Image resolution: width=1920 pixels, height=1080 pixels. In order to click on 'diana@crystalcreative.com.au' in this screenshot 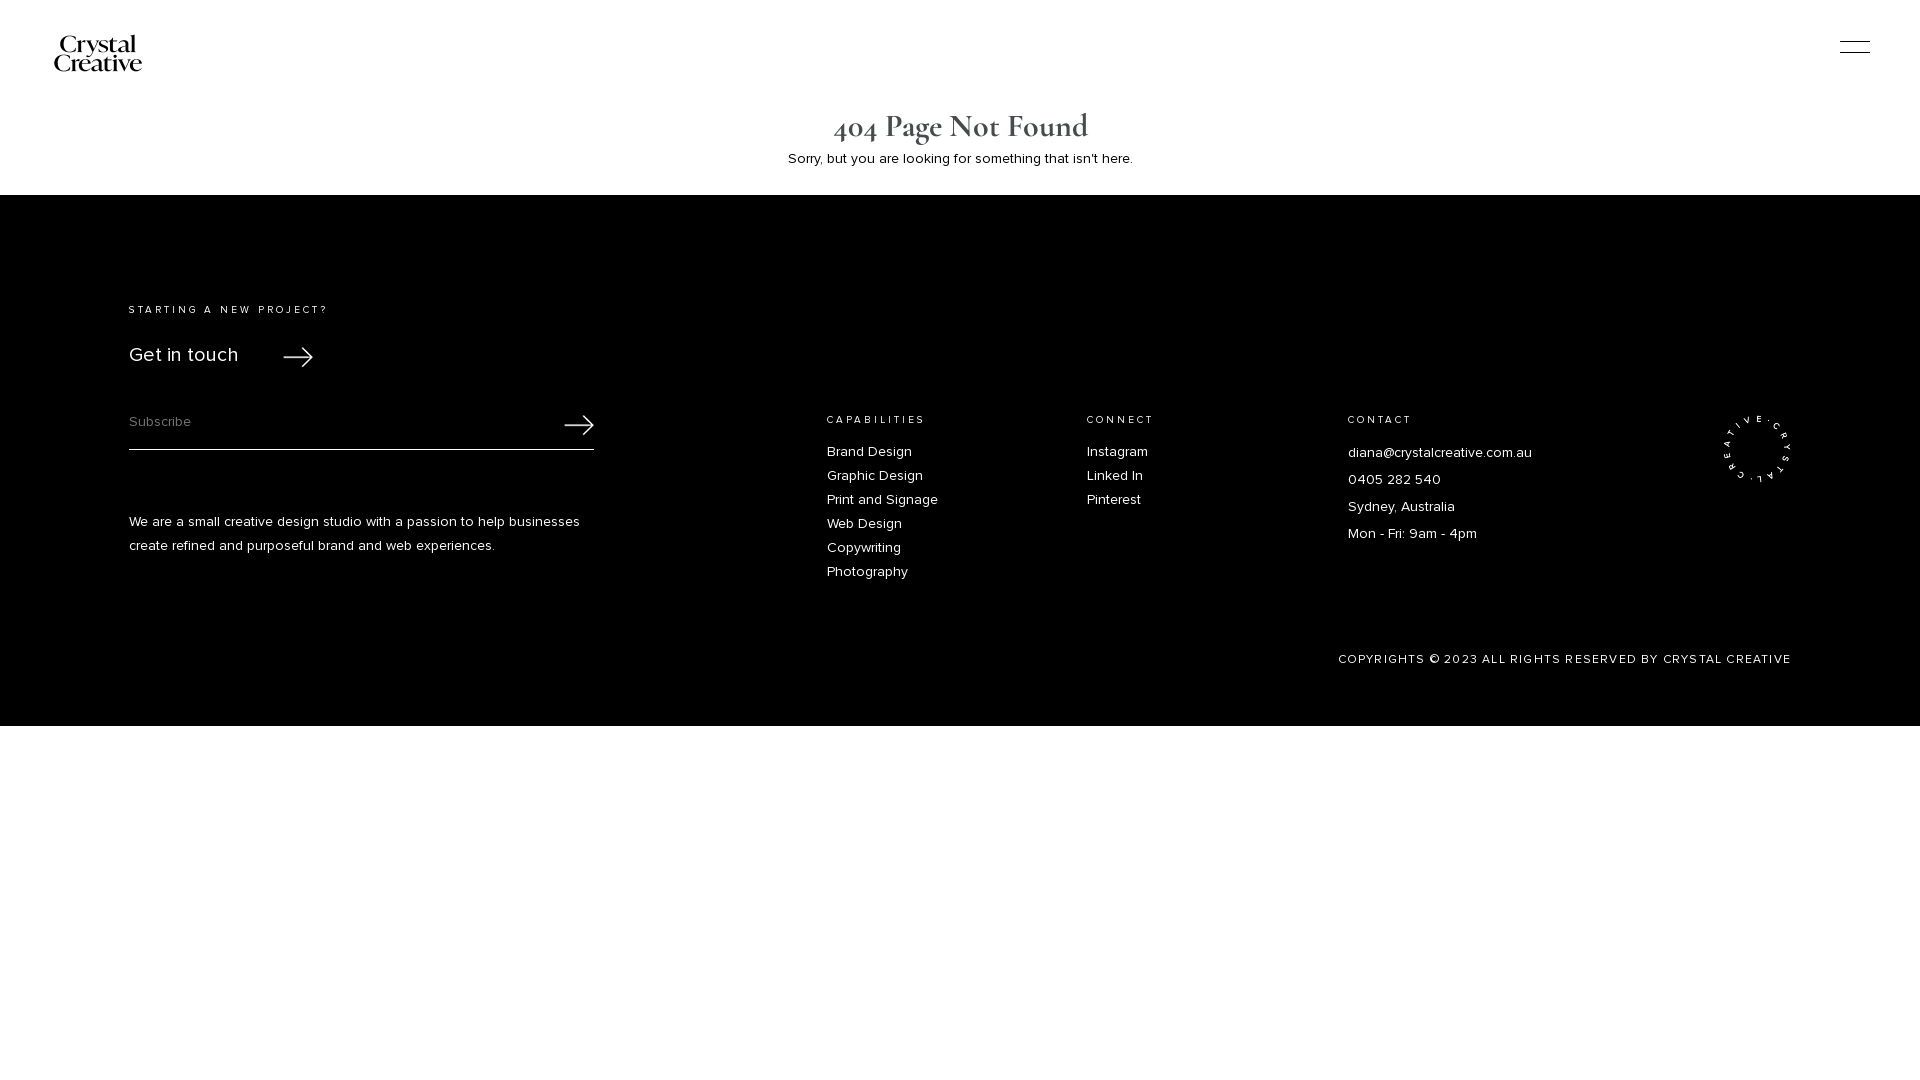, I will do `click(1348, 452)`.